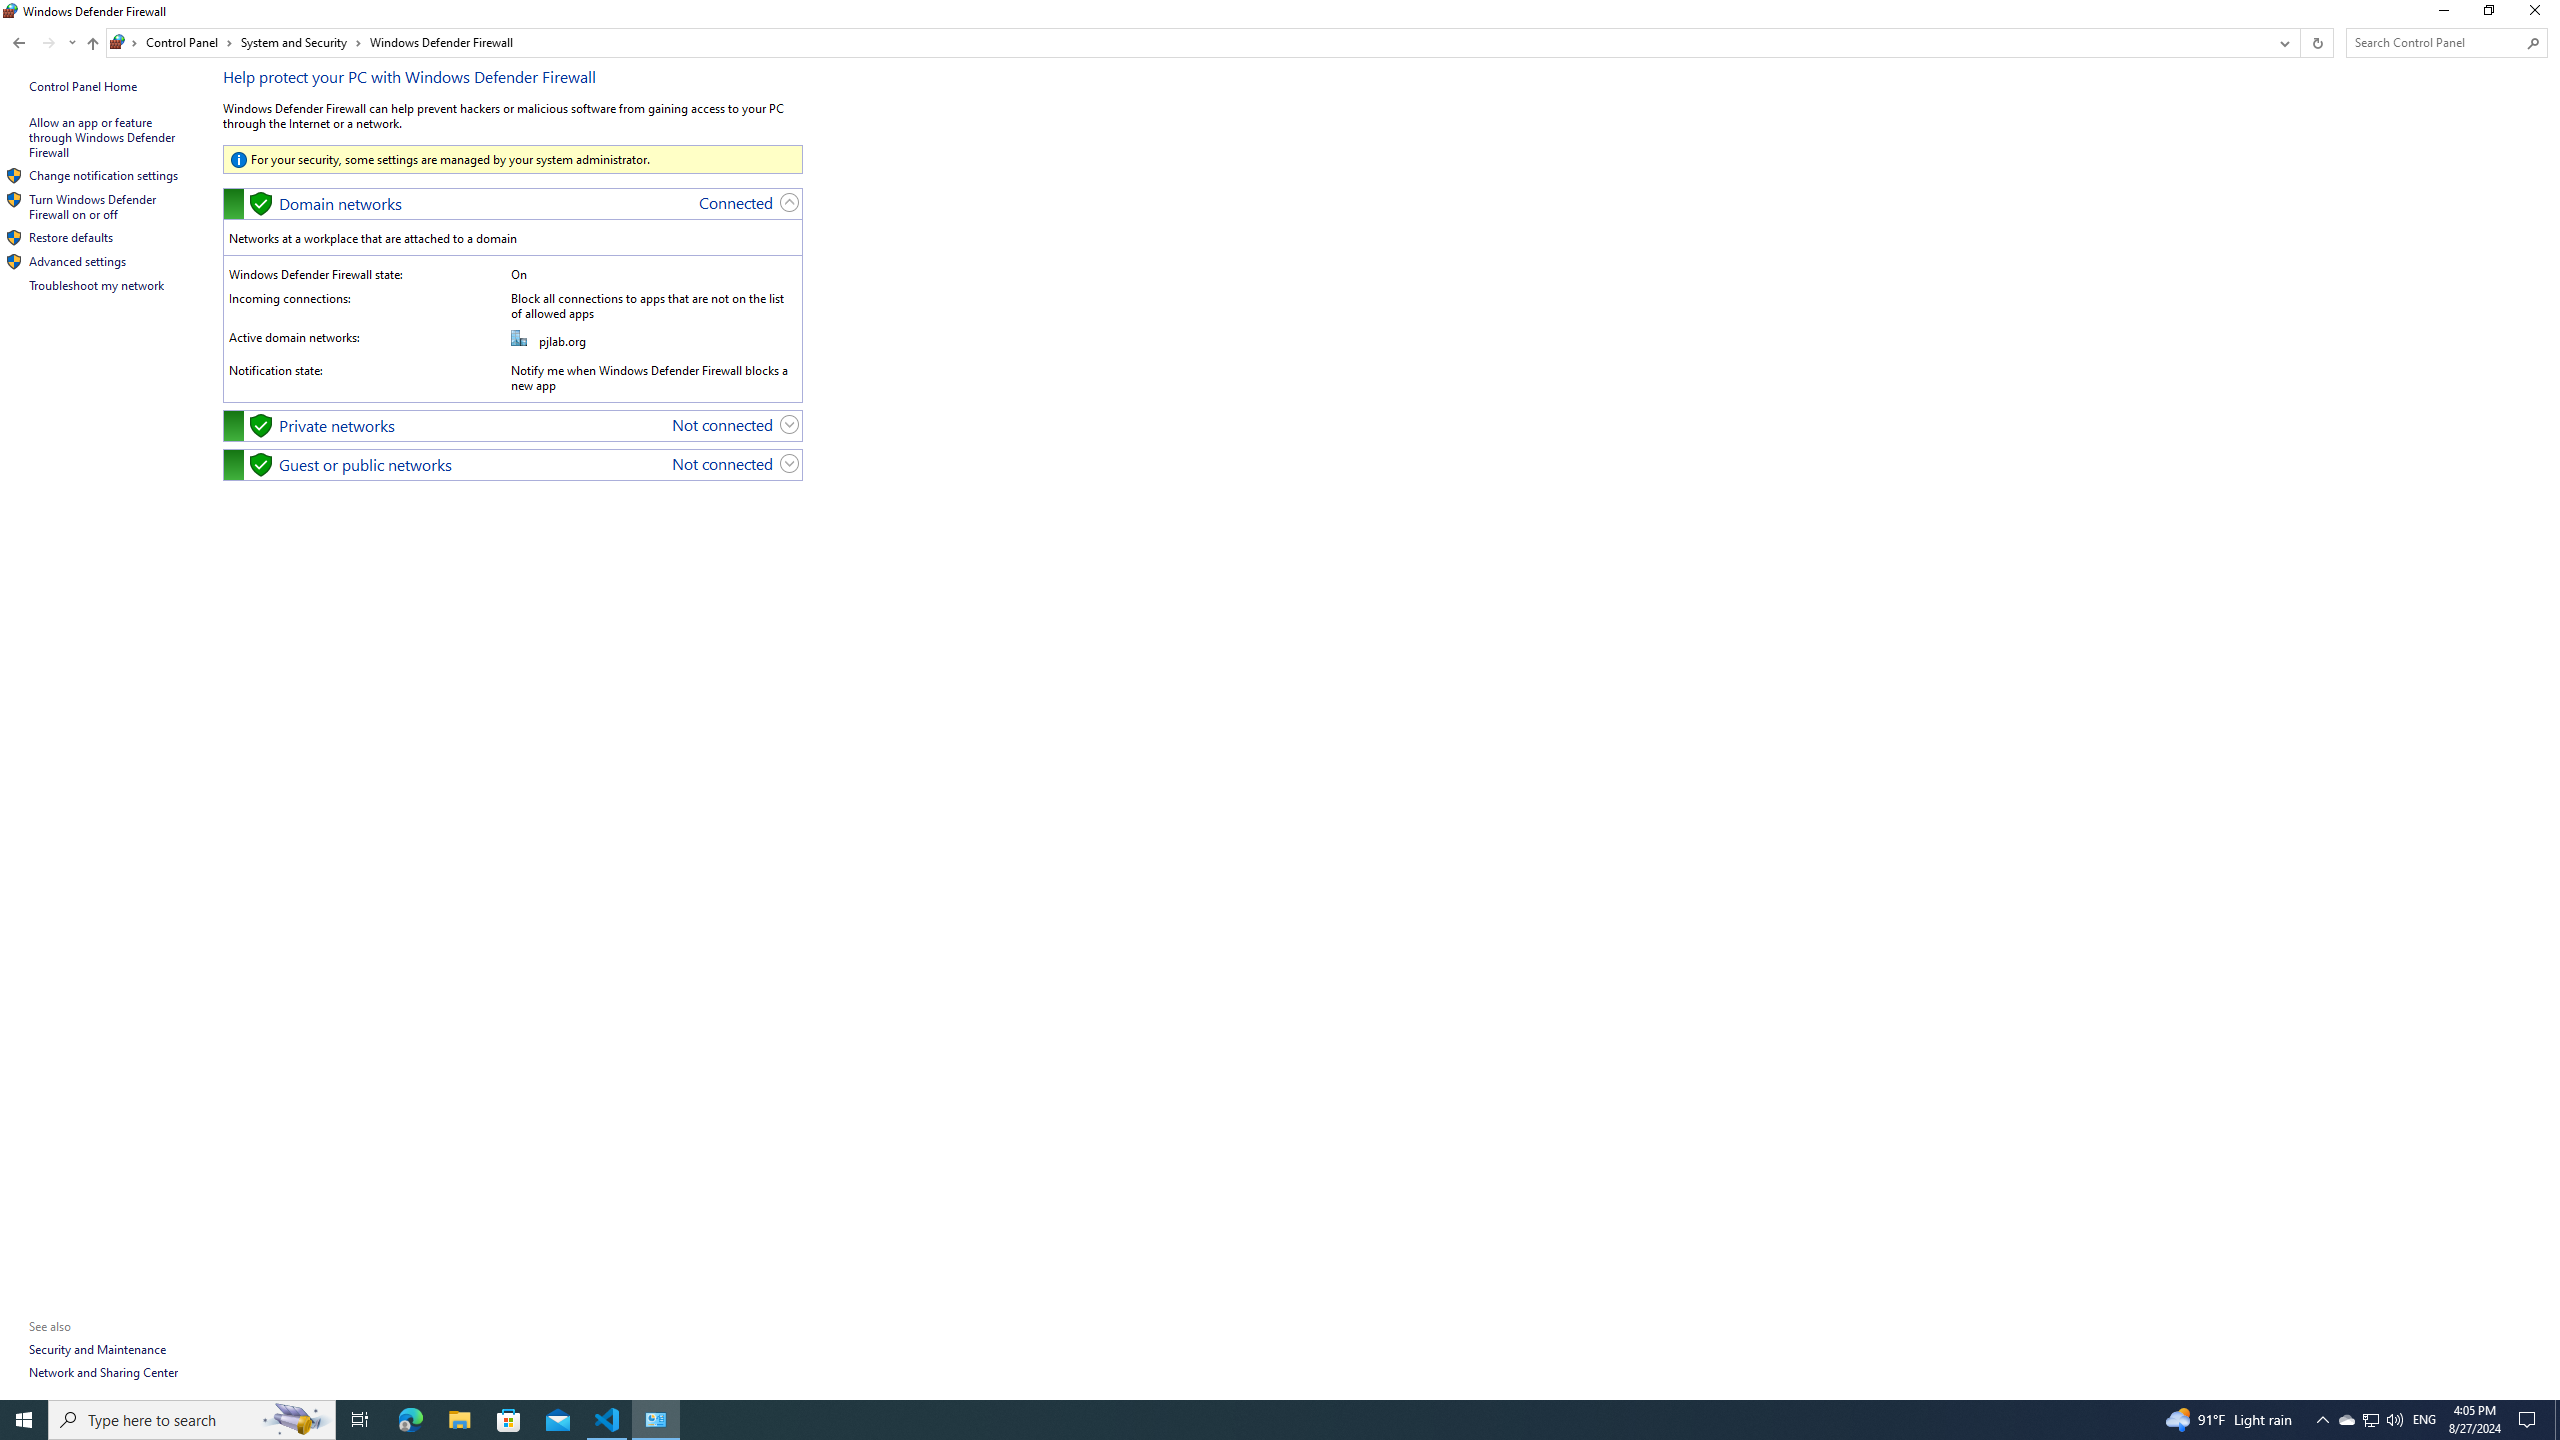 Image resolution: width=2560 pixels, height=1440 pixels. Describe the element at coordinates (102, 1371) in the screenshot. I see `'Network and Sharing Center'` at that location.